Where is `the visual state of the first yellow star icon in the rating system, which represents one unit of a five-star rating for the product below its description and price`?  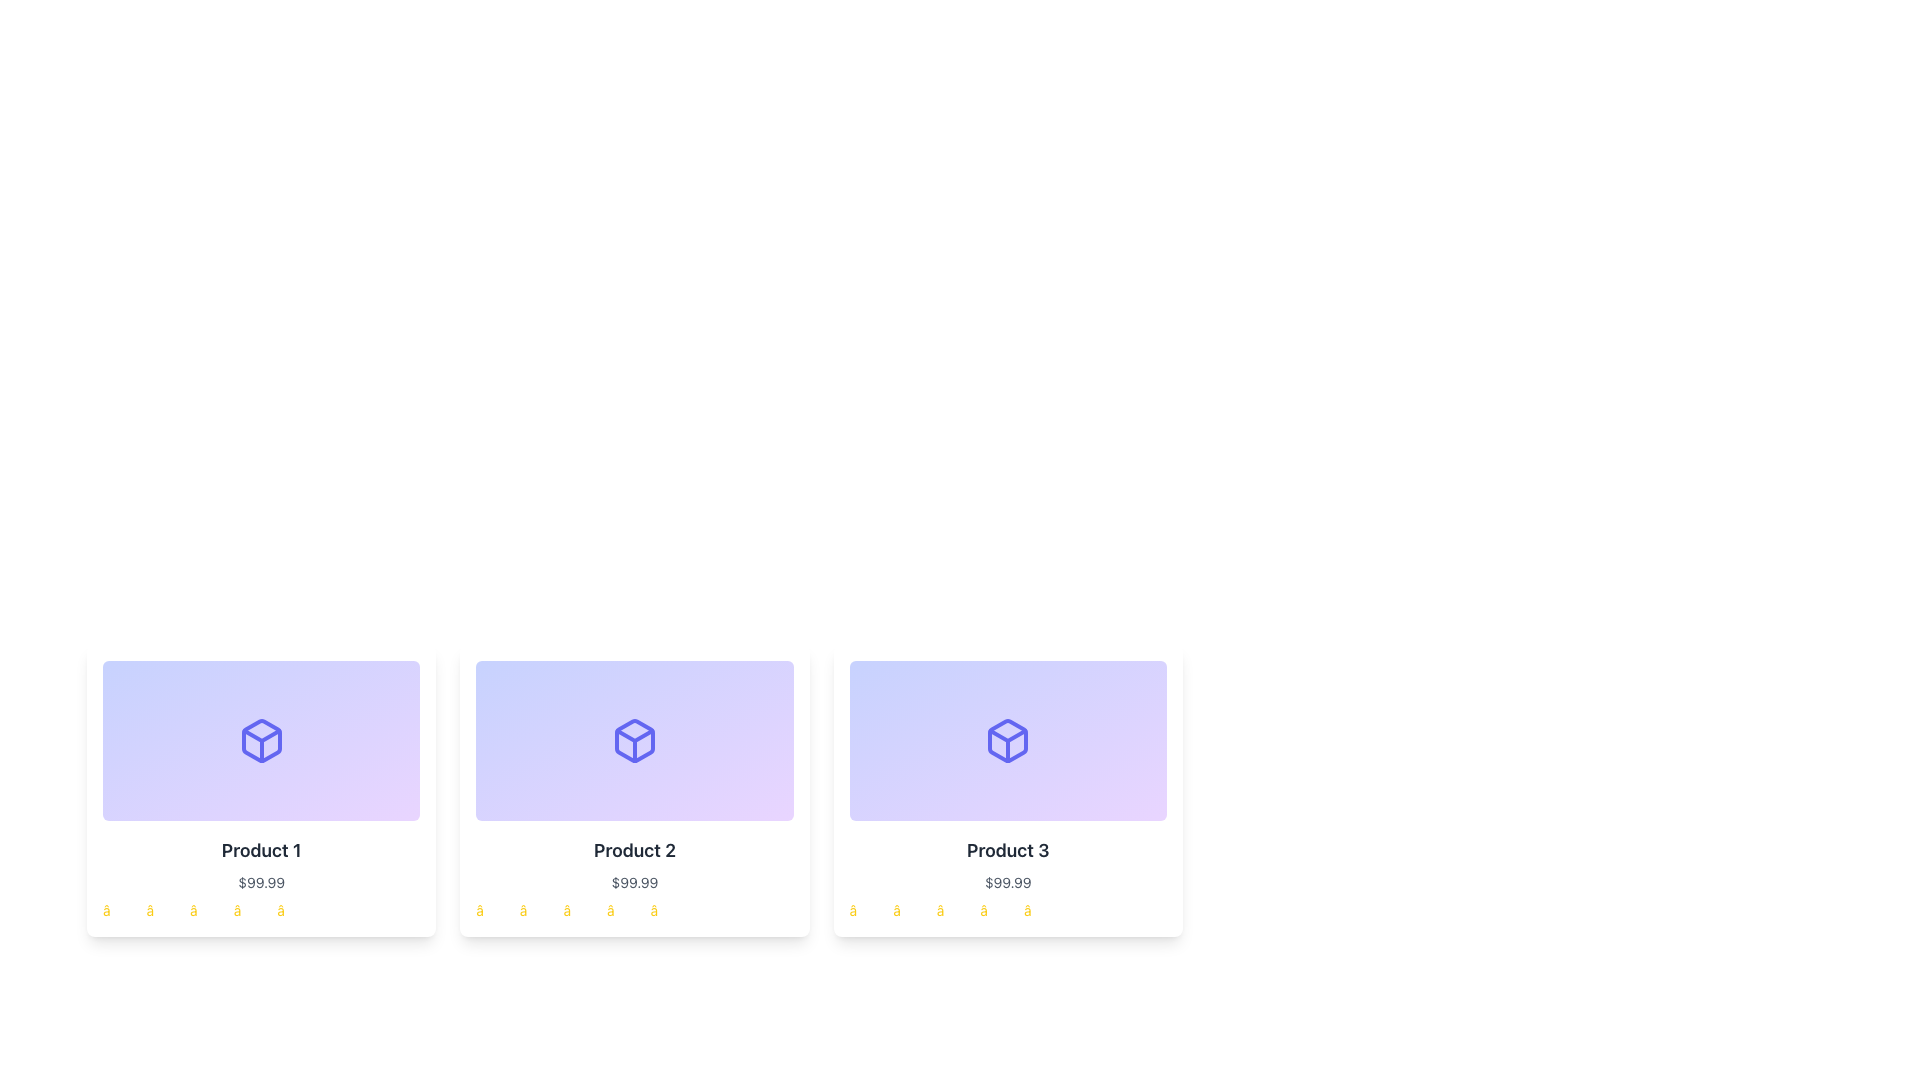 the visual state of the first yellow star icon in the rating system, which represents one unit of a five-star rating for the product below its description and price is located at coordinates (119, 910).